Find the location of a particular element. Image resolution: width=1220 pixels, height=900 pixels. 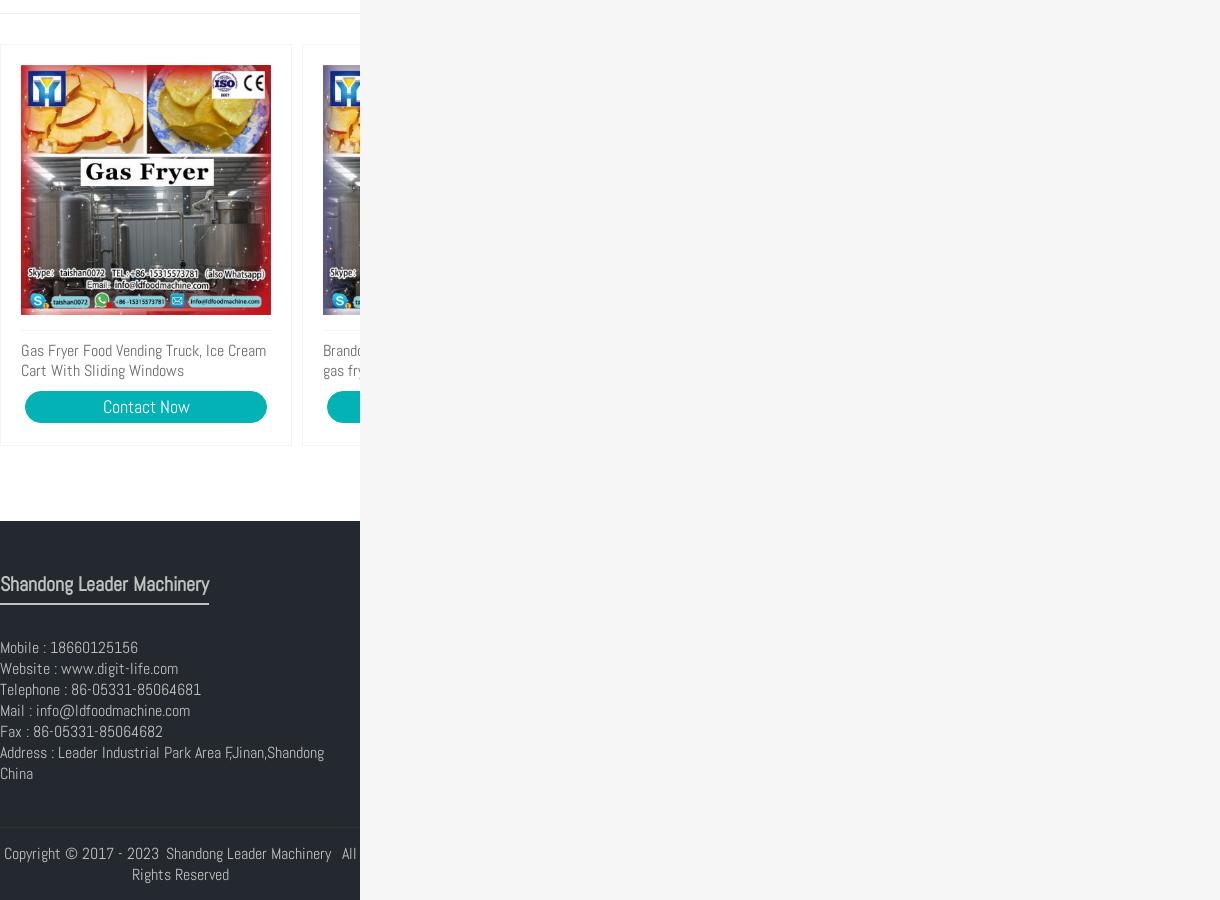

'Website : www.digit-life.com' is located at coordinates (88, 668).